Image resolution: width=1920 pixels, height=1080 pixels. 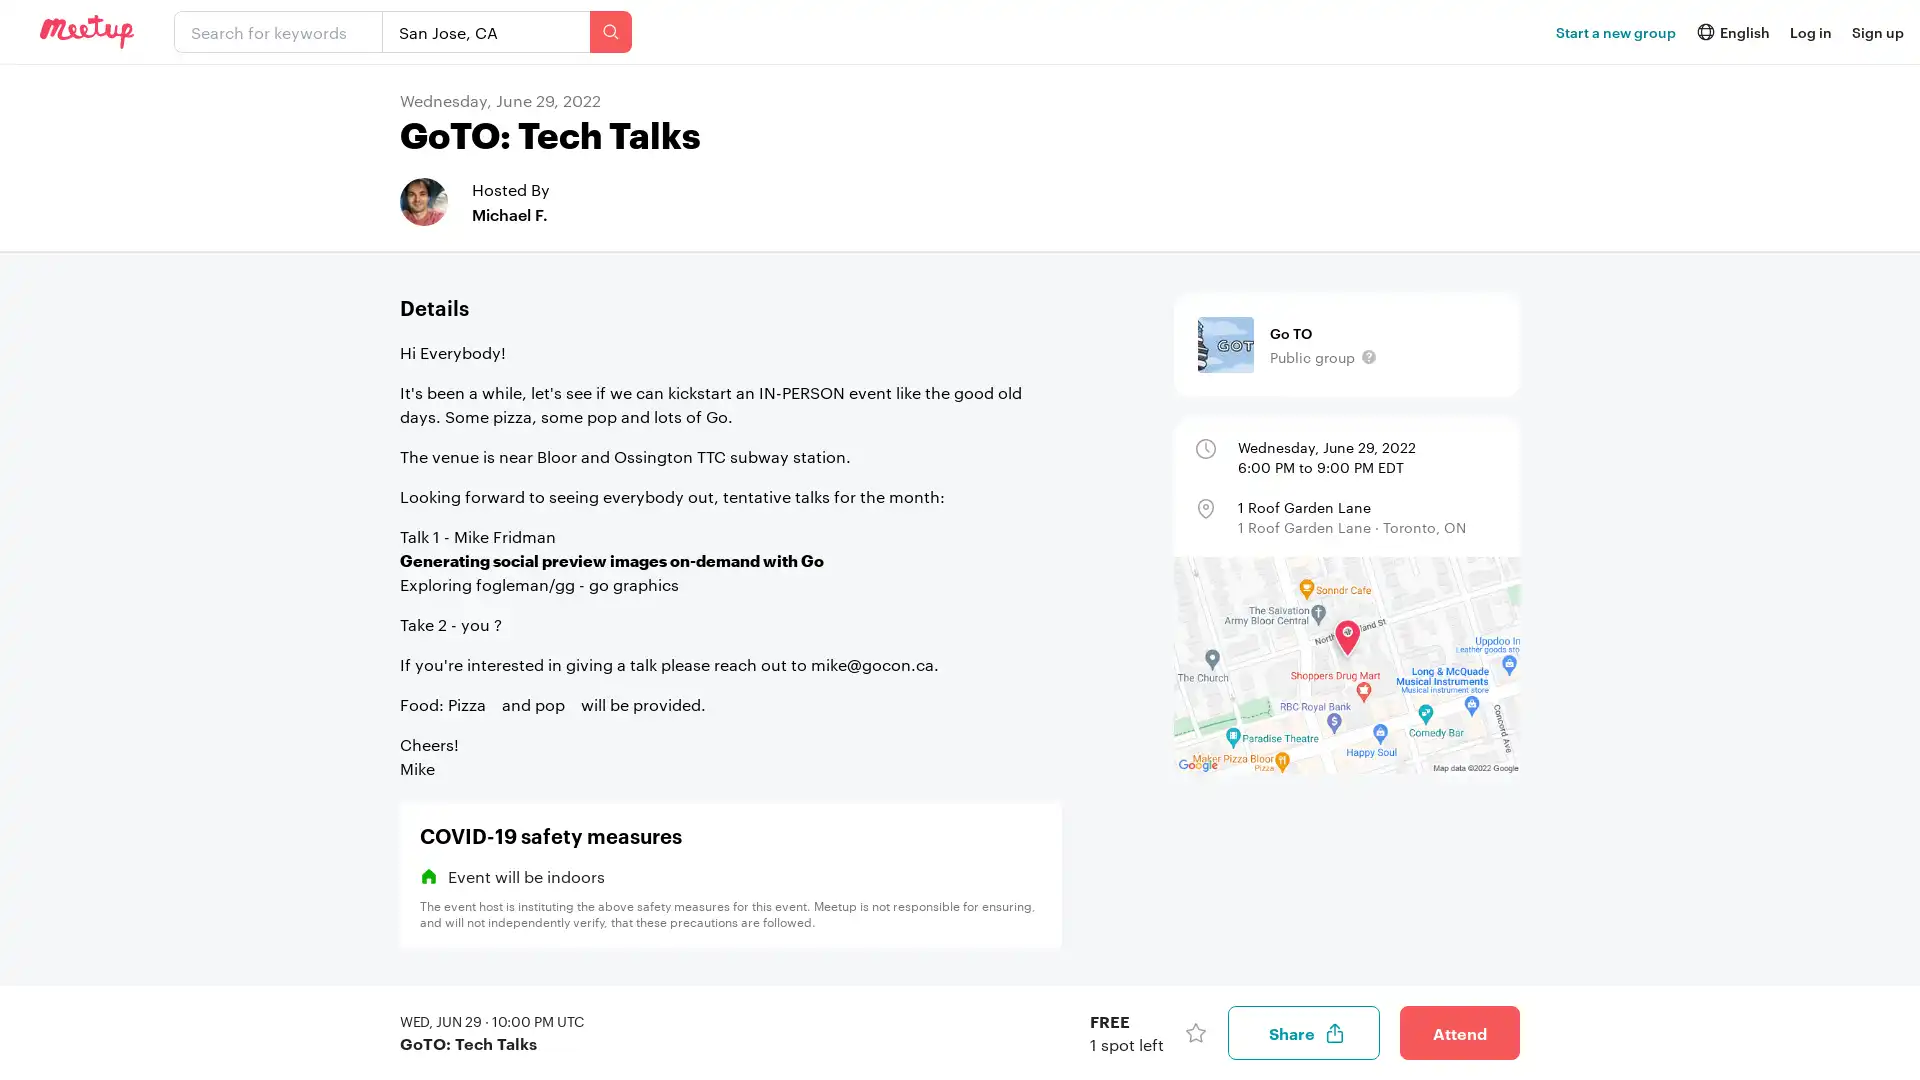 I want to click on icon English, so click(x=1731, y=31).